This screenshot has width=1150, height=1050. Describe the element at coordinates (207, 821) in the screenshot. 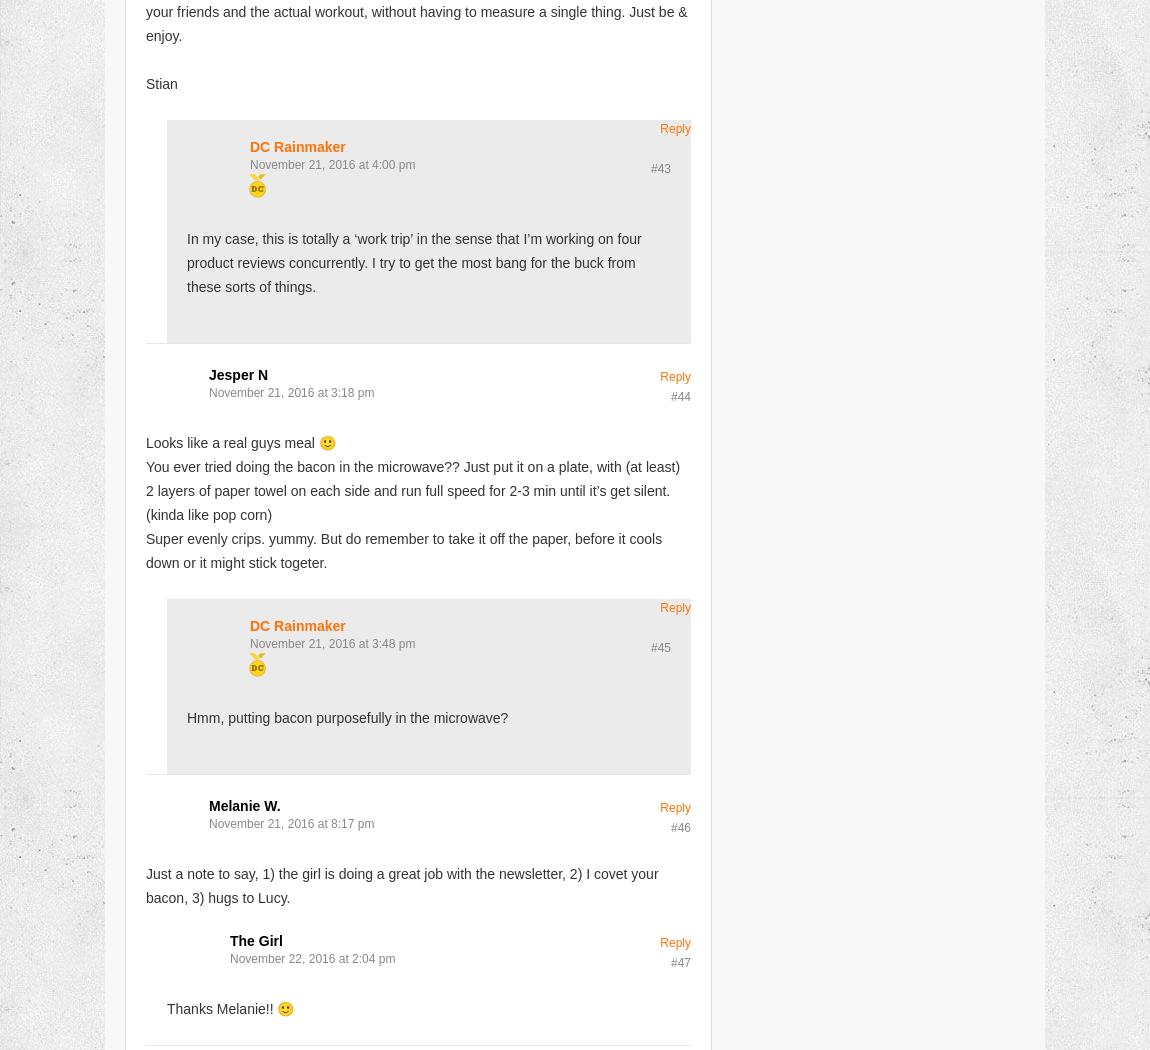

I see `'November 21, 2016 at 8:17 pm'` at that location.